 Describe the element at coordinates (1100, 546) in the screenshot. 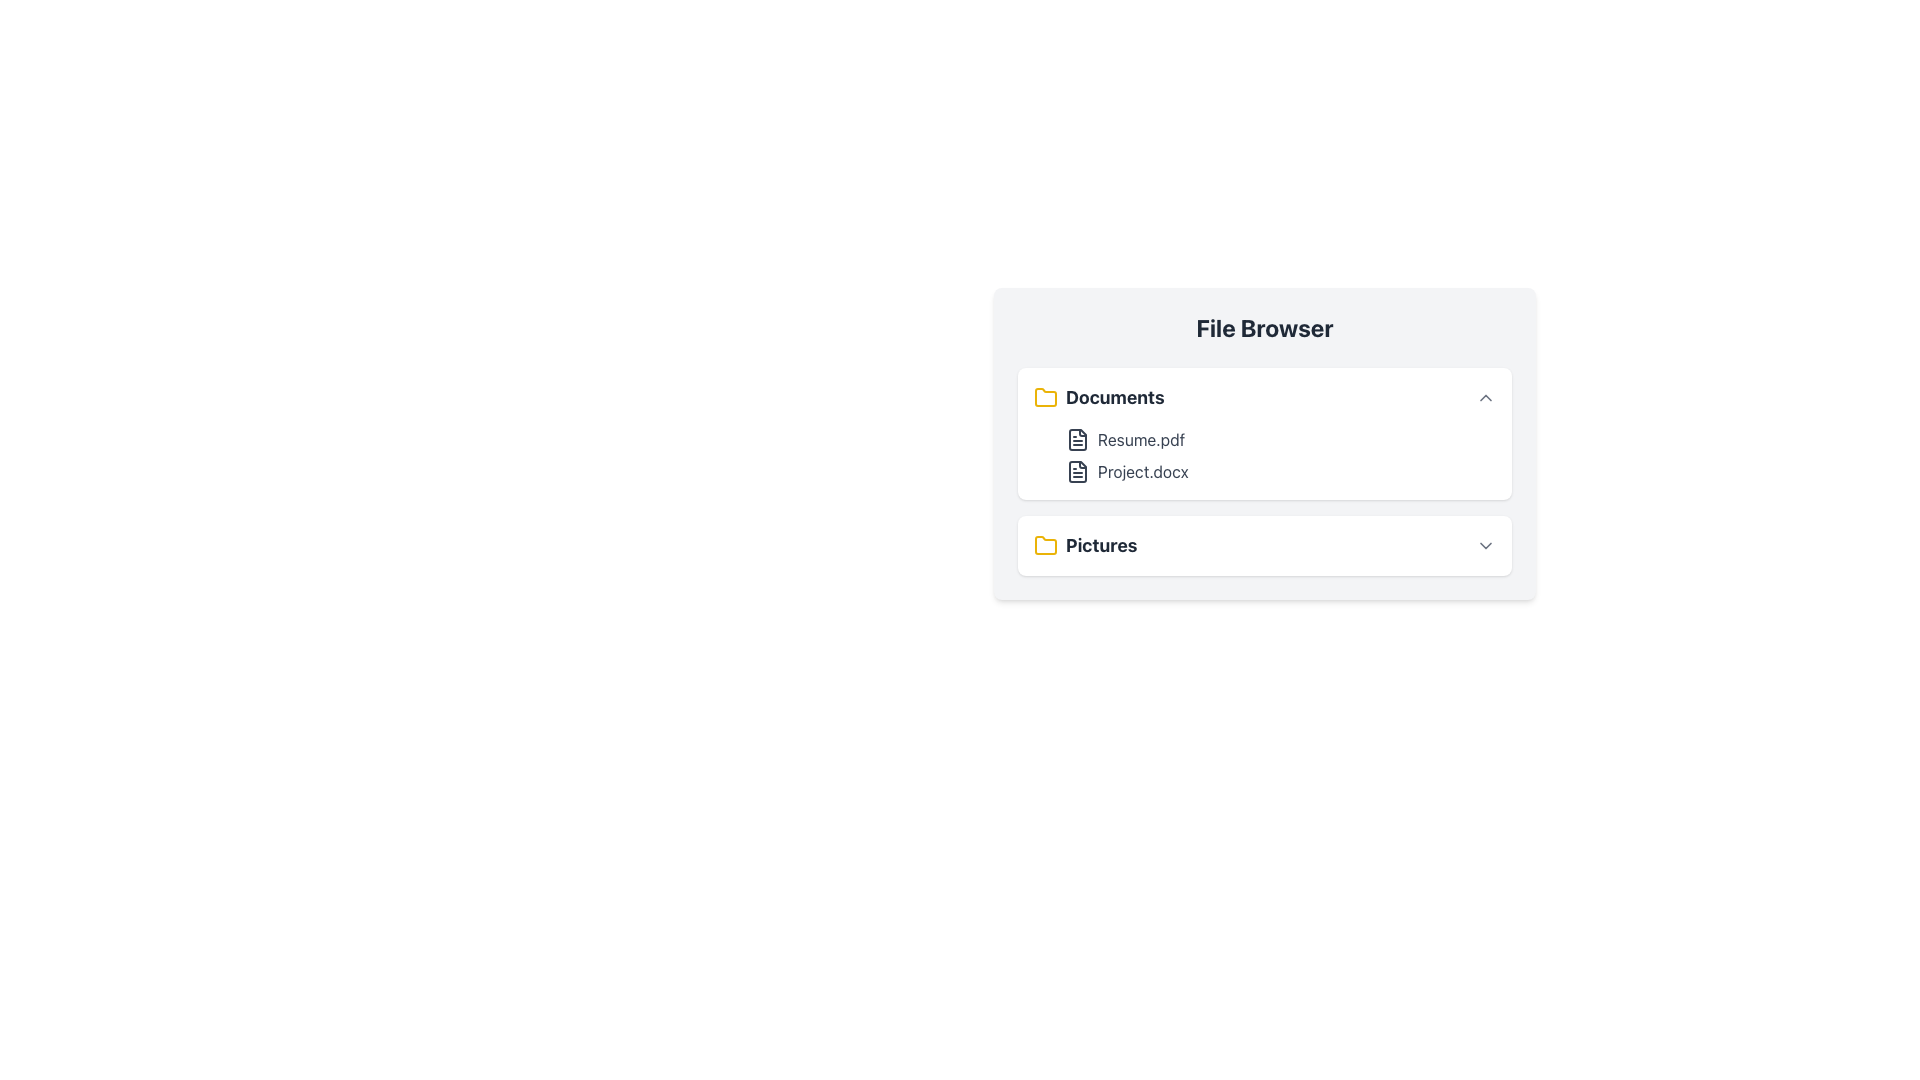

I see `the 'Pictures' text label in the file browser` at that location.